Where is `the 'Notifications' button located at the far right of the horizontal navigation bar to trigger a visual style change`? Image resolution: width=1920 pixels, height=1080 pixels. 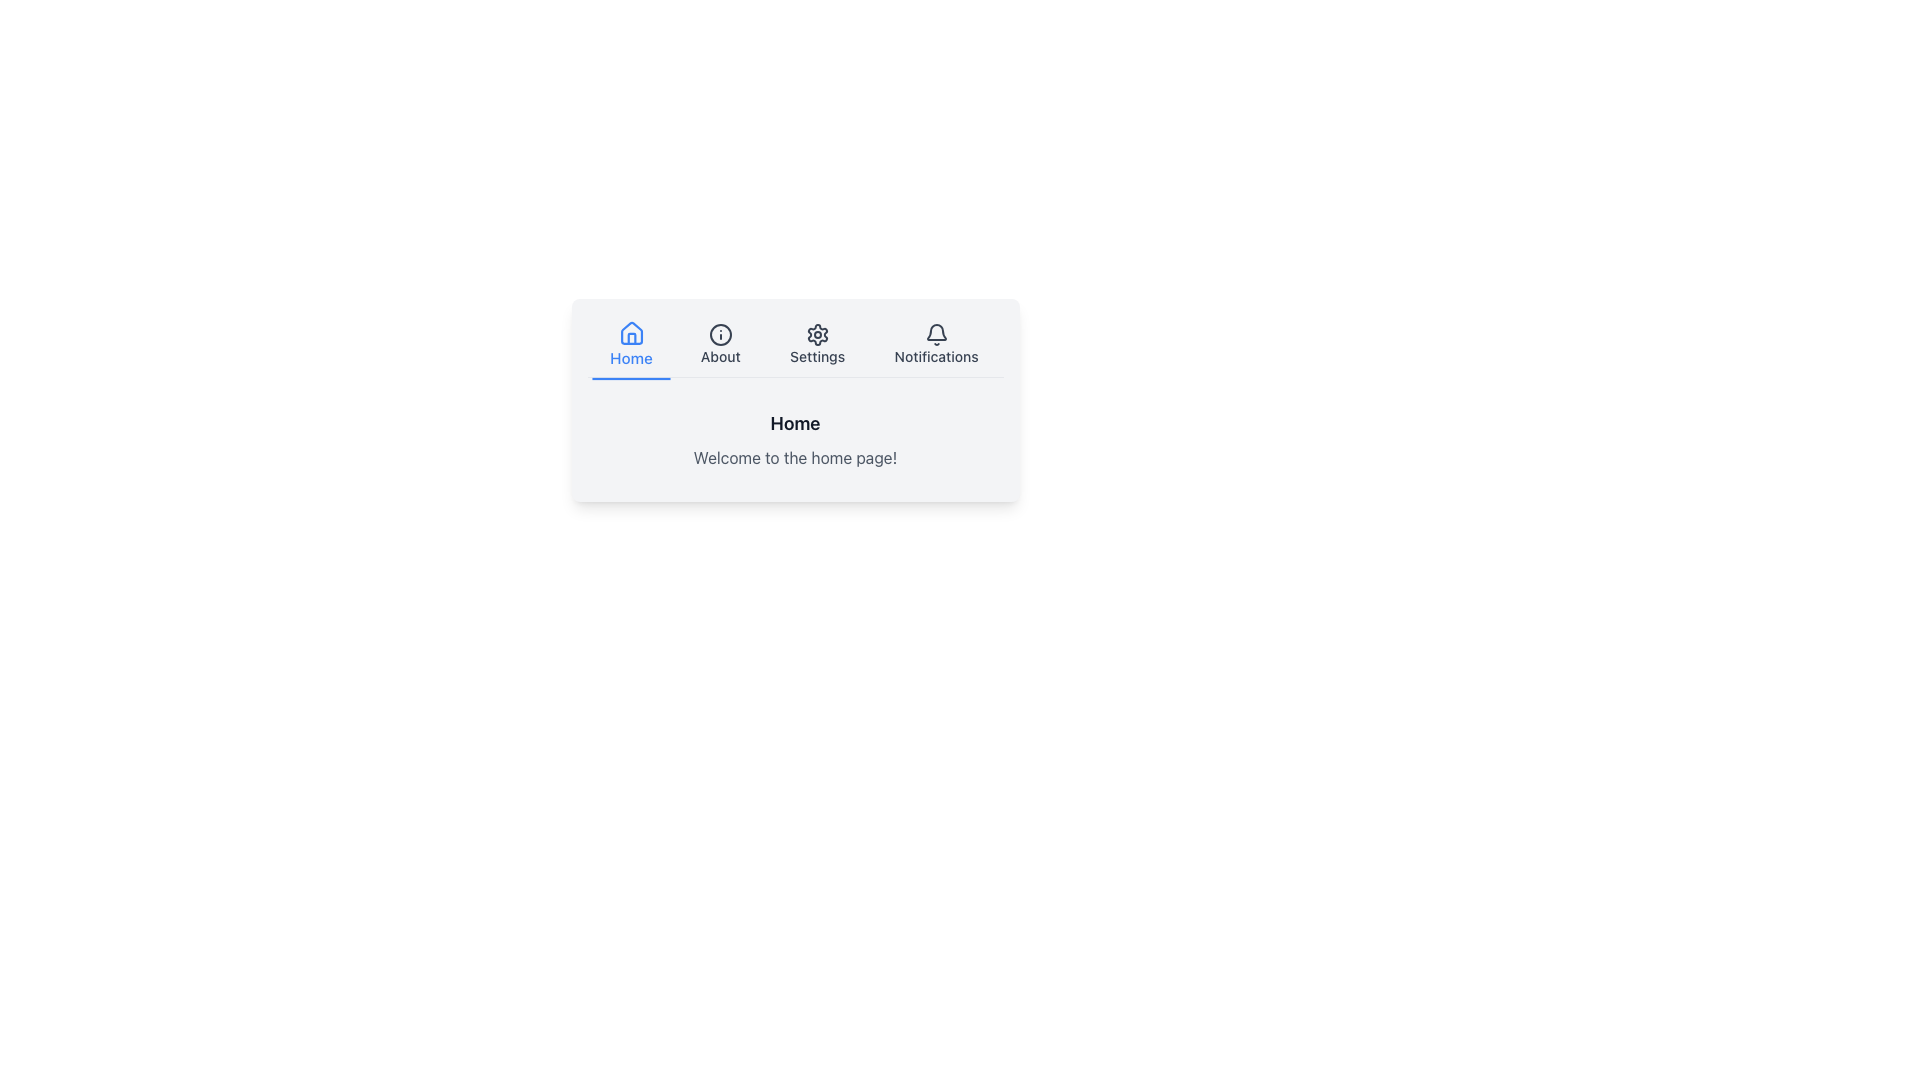
the 'Notifications' button located at the far right of the horizontal navigation bar to trigger a visual style change is located at coordinates (935, 345).